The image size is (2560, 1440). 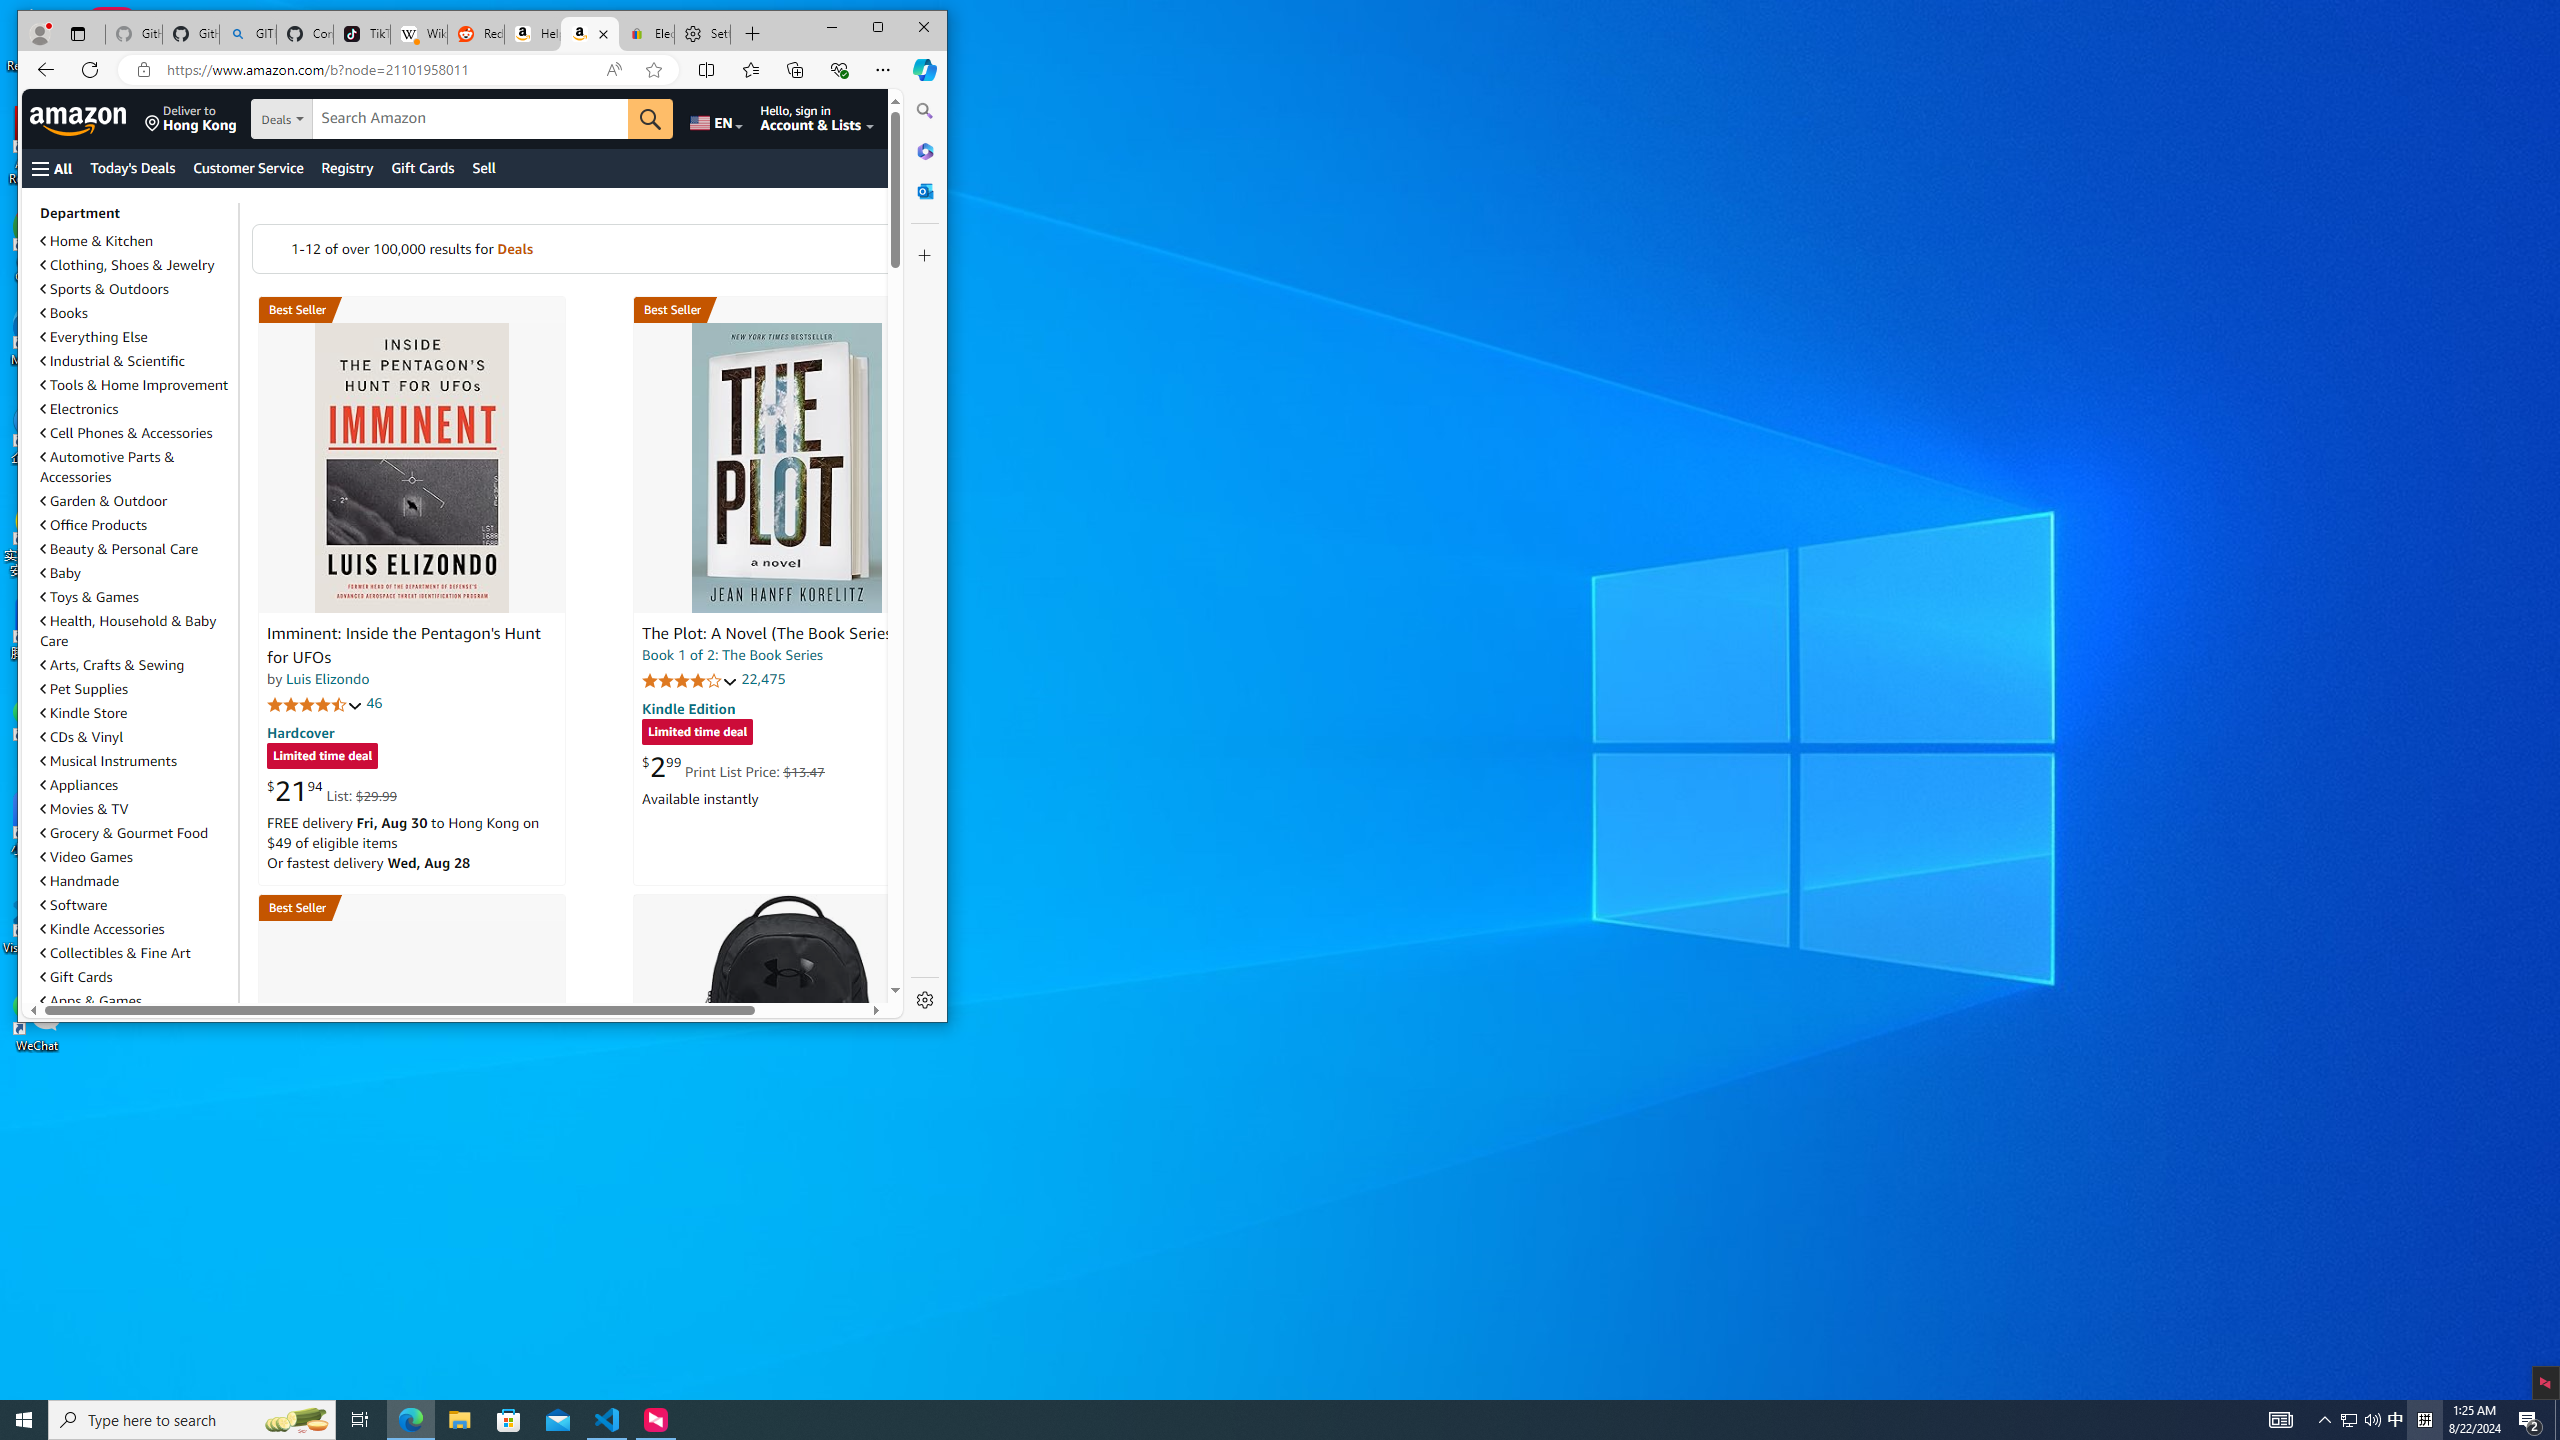 I want to click on 'Choose a language for shopping.', so click(x=714, y=118).